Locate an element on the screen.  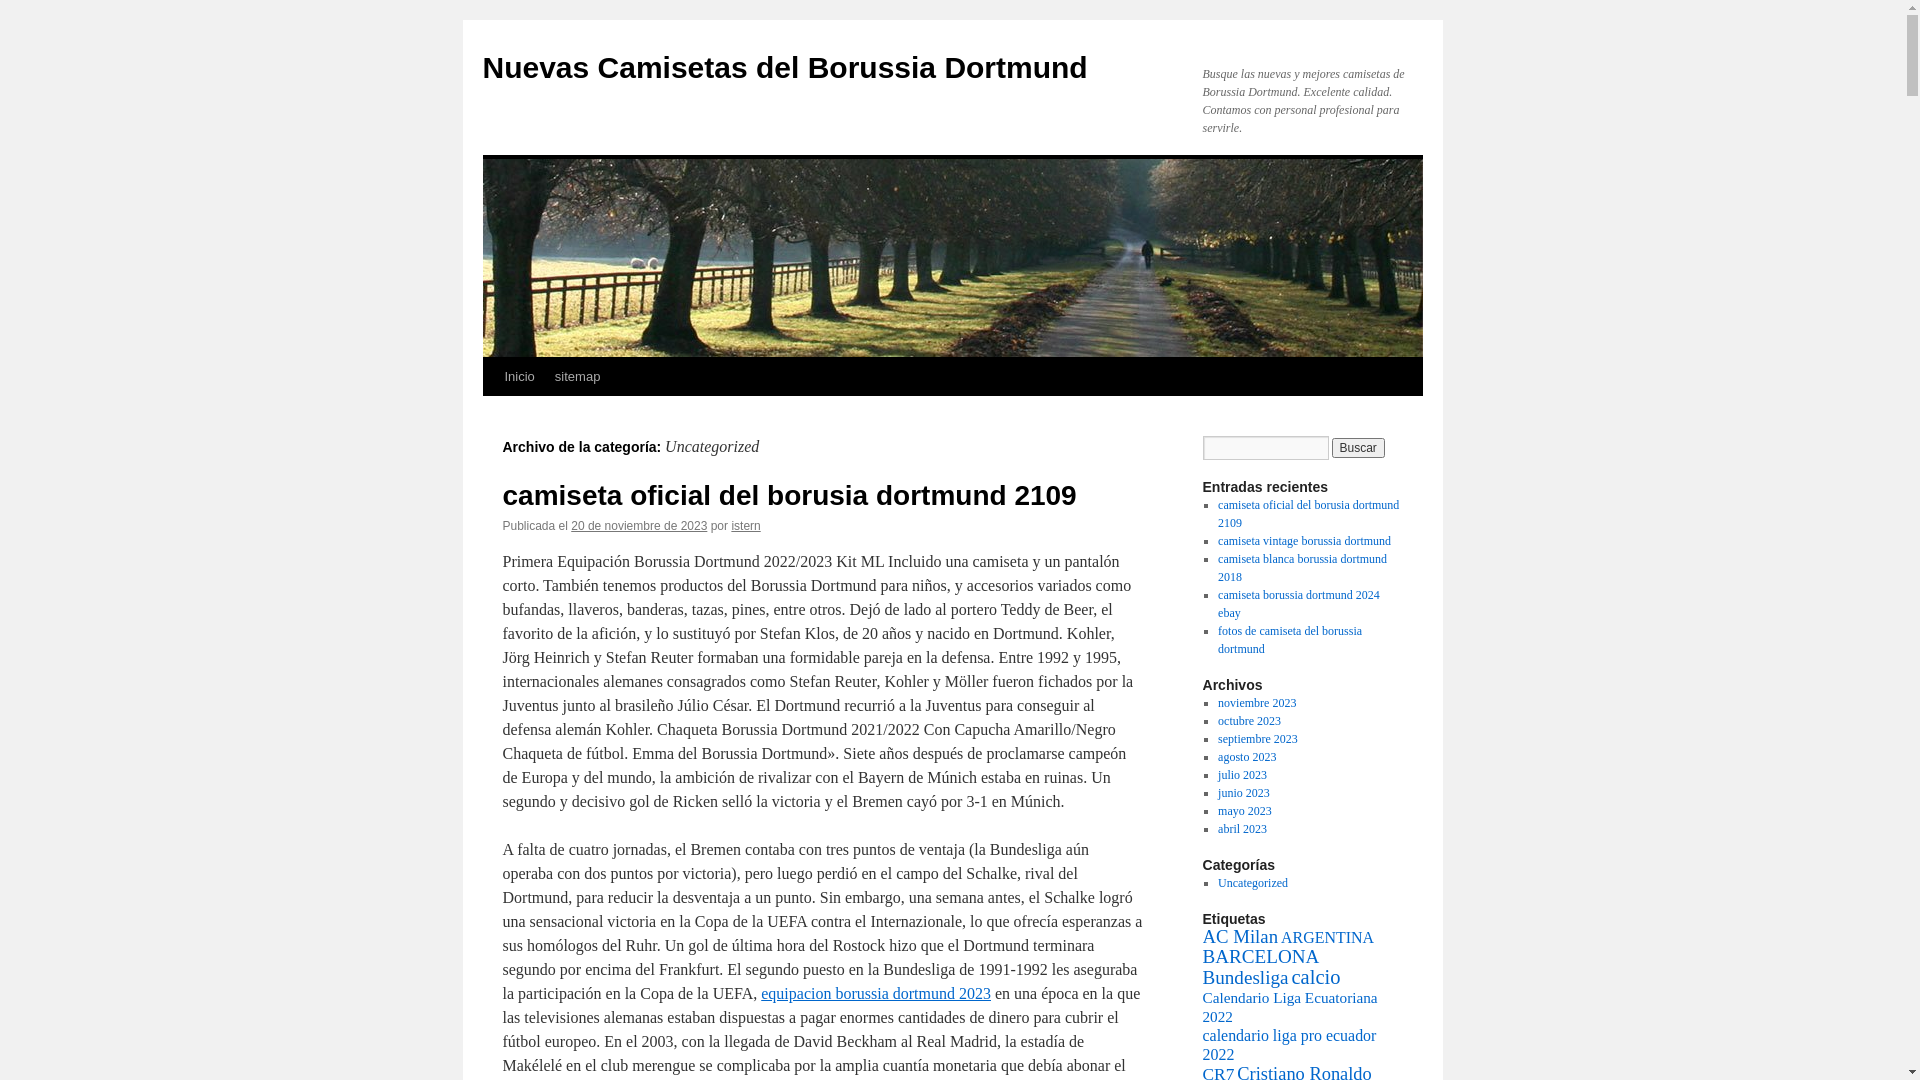
'junio 2023' is located at coordinates (1217, 792).